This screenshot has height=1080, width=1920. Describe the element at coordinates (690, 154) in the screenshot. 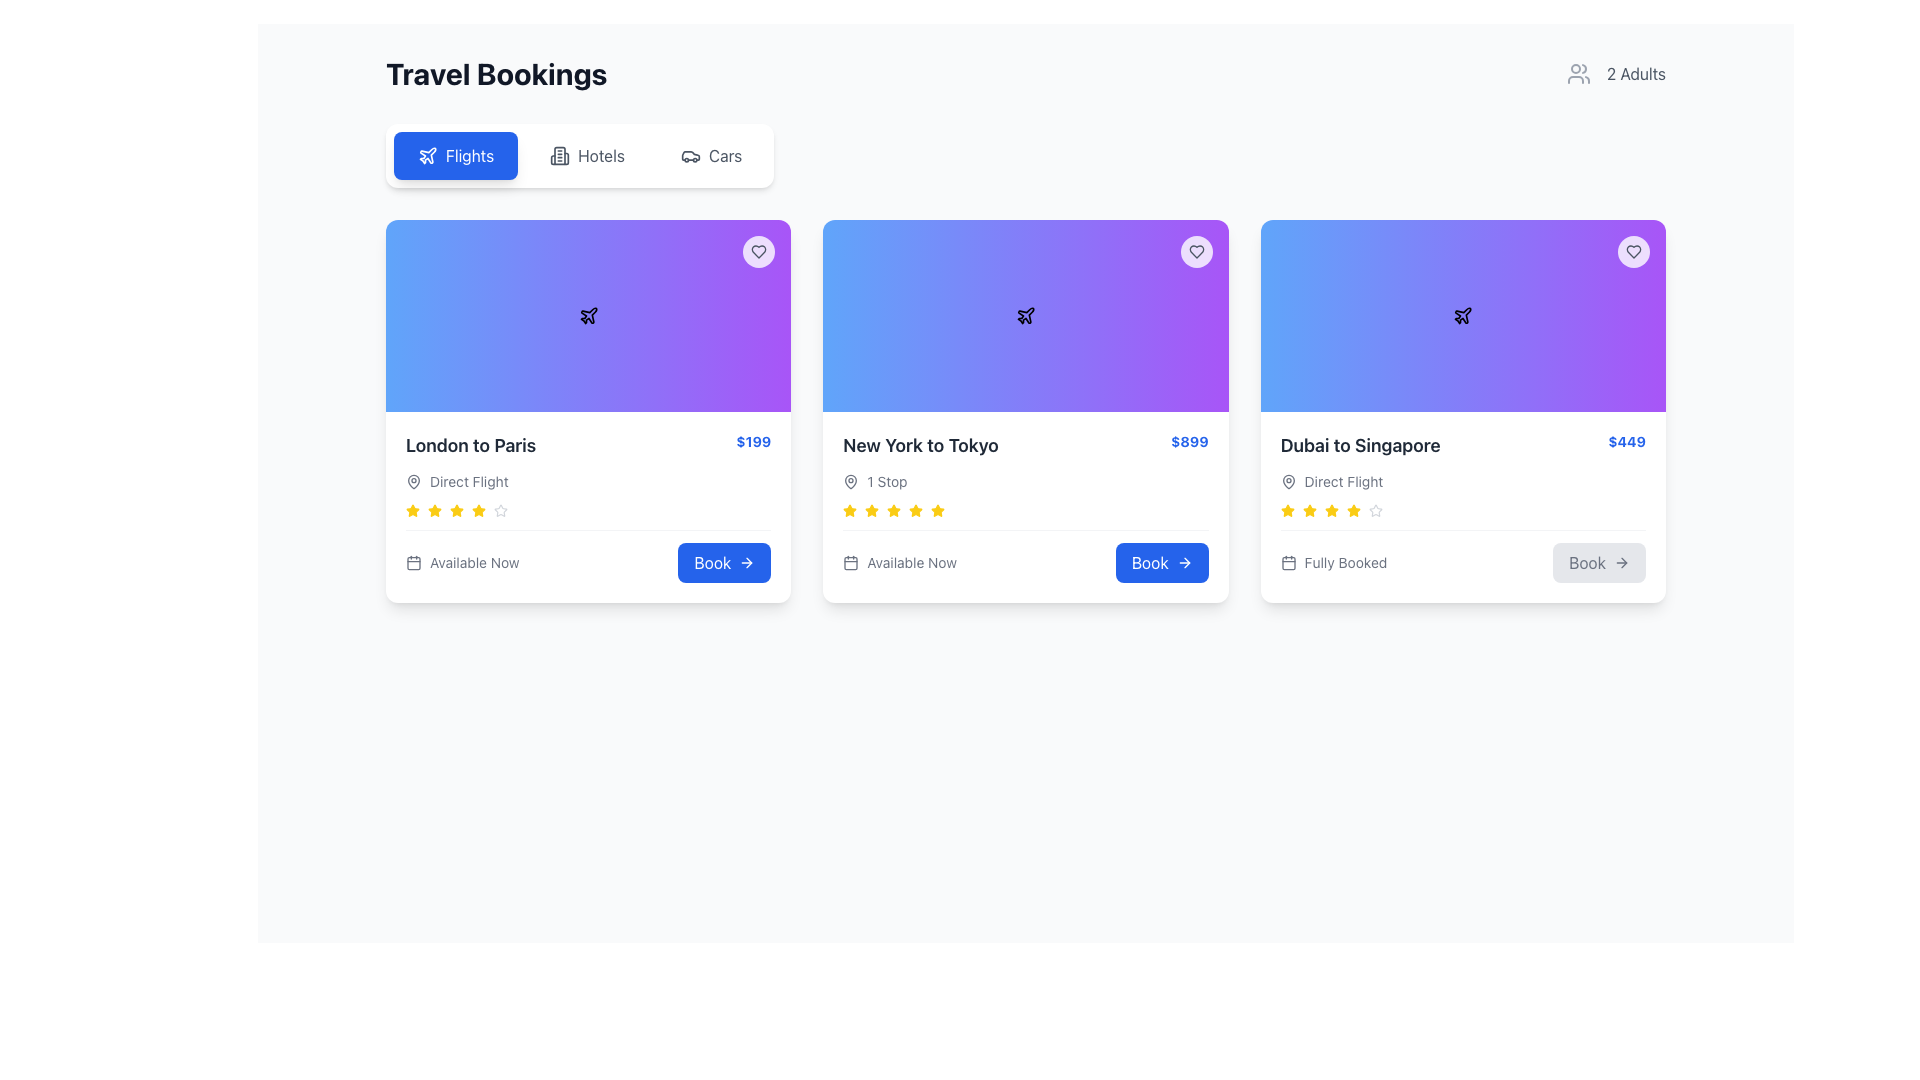

I see `the 'Cars' icon in the navigation menu, located at the top-center of the interface` at that location.